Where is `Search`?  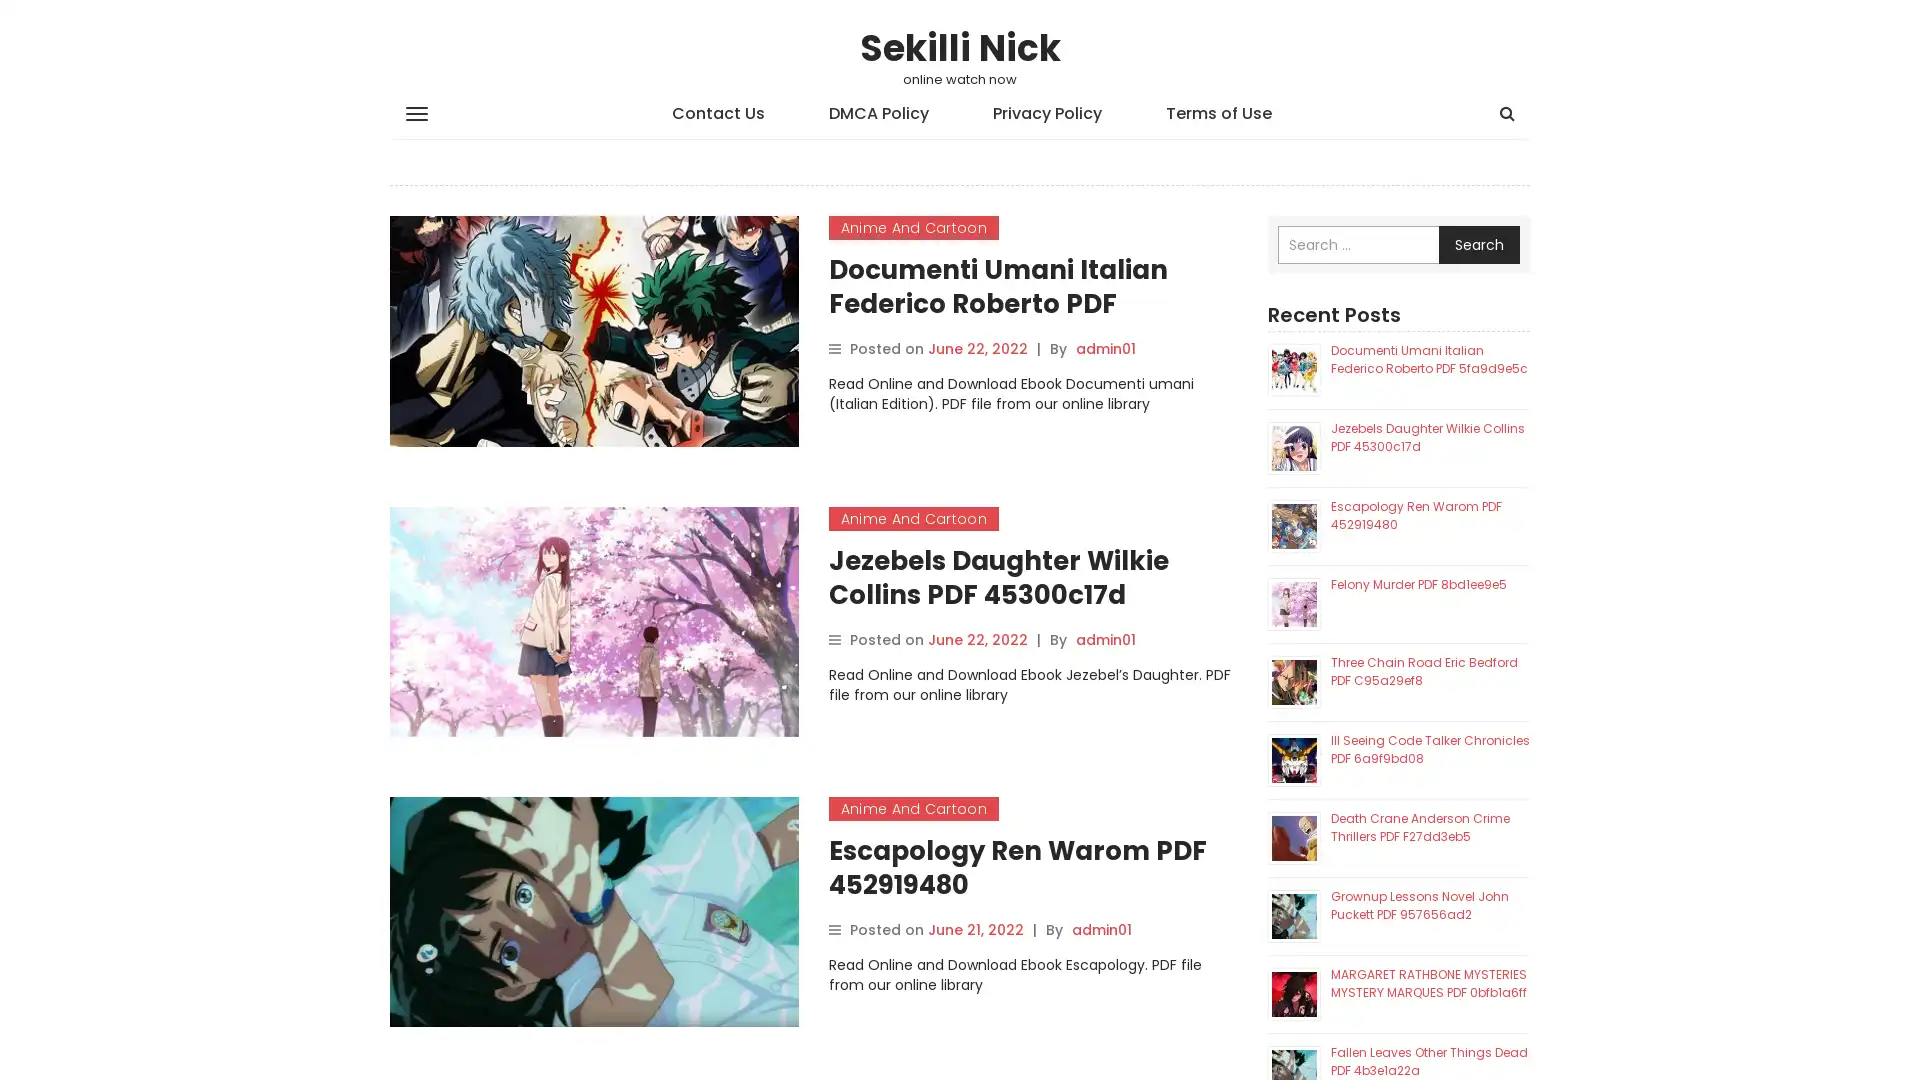 Search is located at coordinates (1479, 244).